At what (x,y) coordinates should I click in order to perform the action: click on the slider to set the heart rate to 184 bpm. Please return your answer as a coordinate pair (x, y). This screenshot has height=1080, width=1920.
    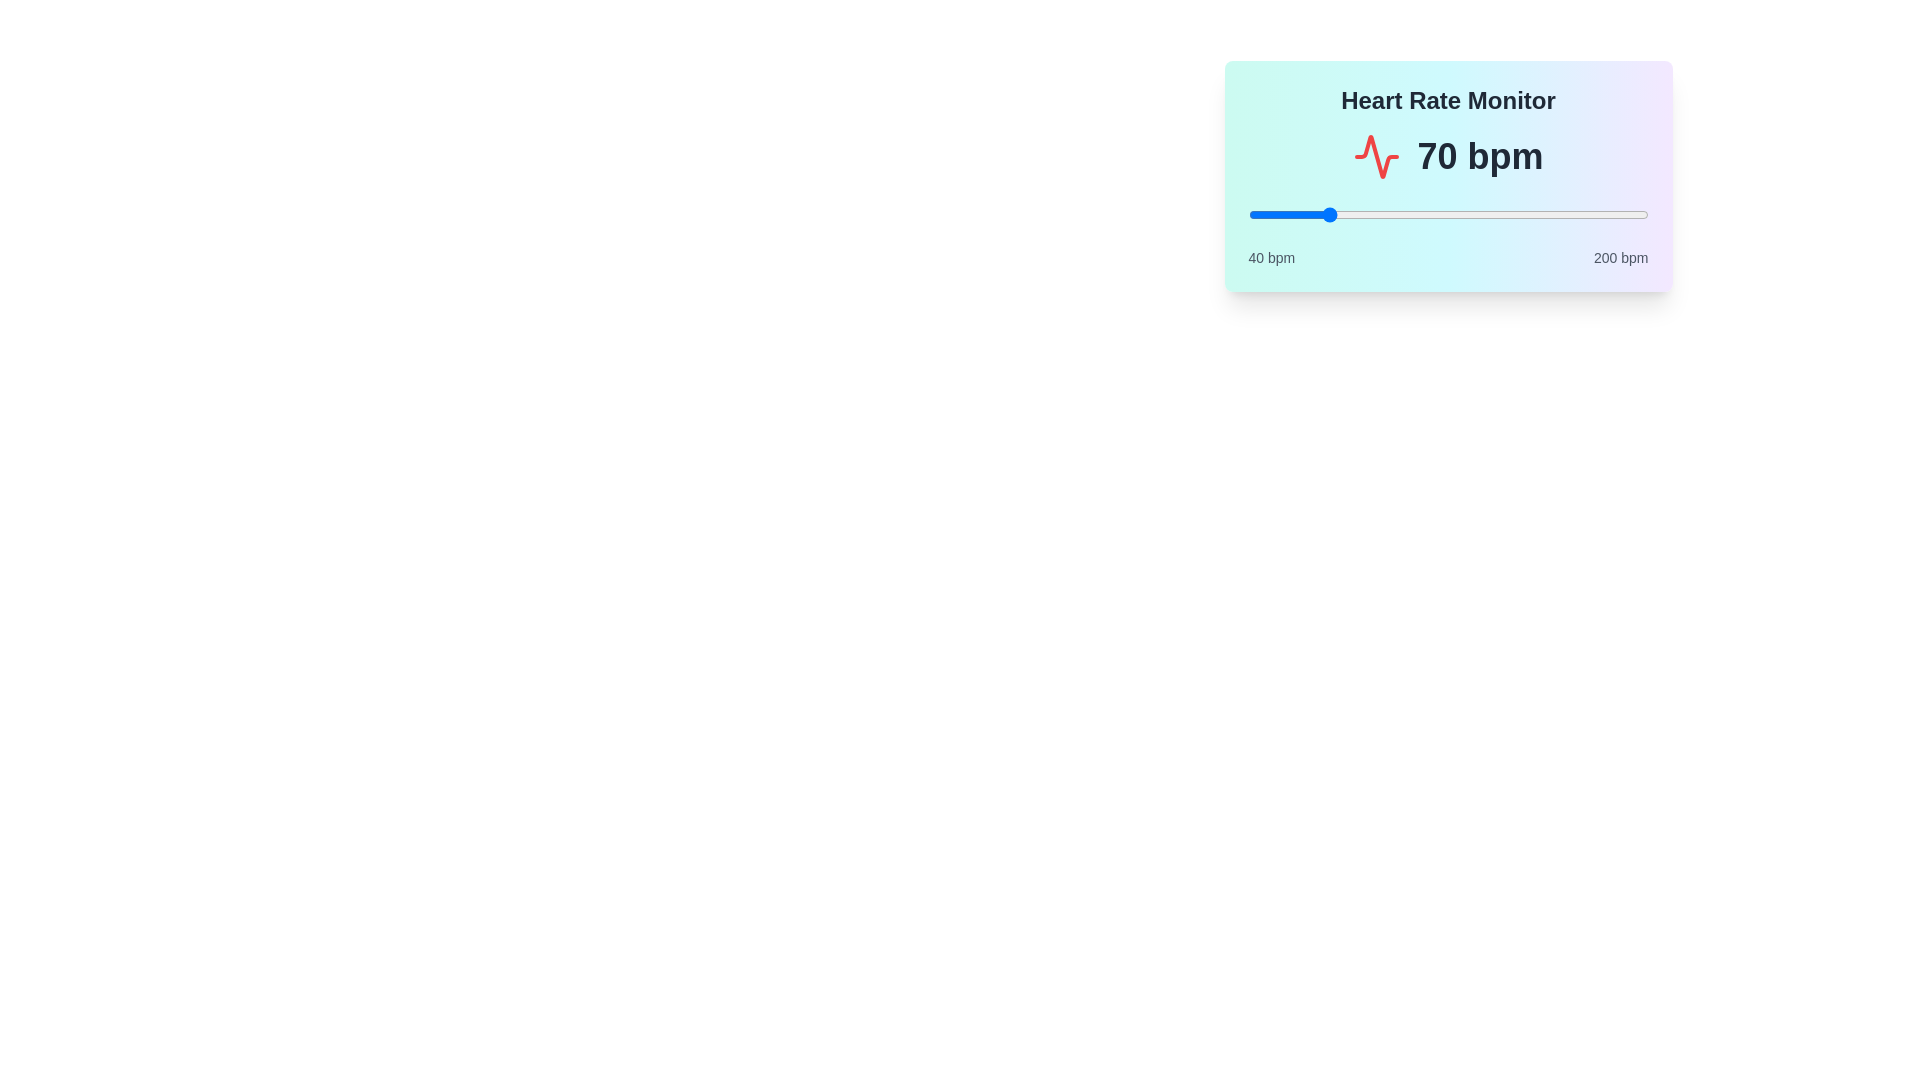
    Looking at the image, I should click on (1608, 215).